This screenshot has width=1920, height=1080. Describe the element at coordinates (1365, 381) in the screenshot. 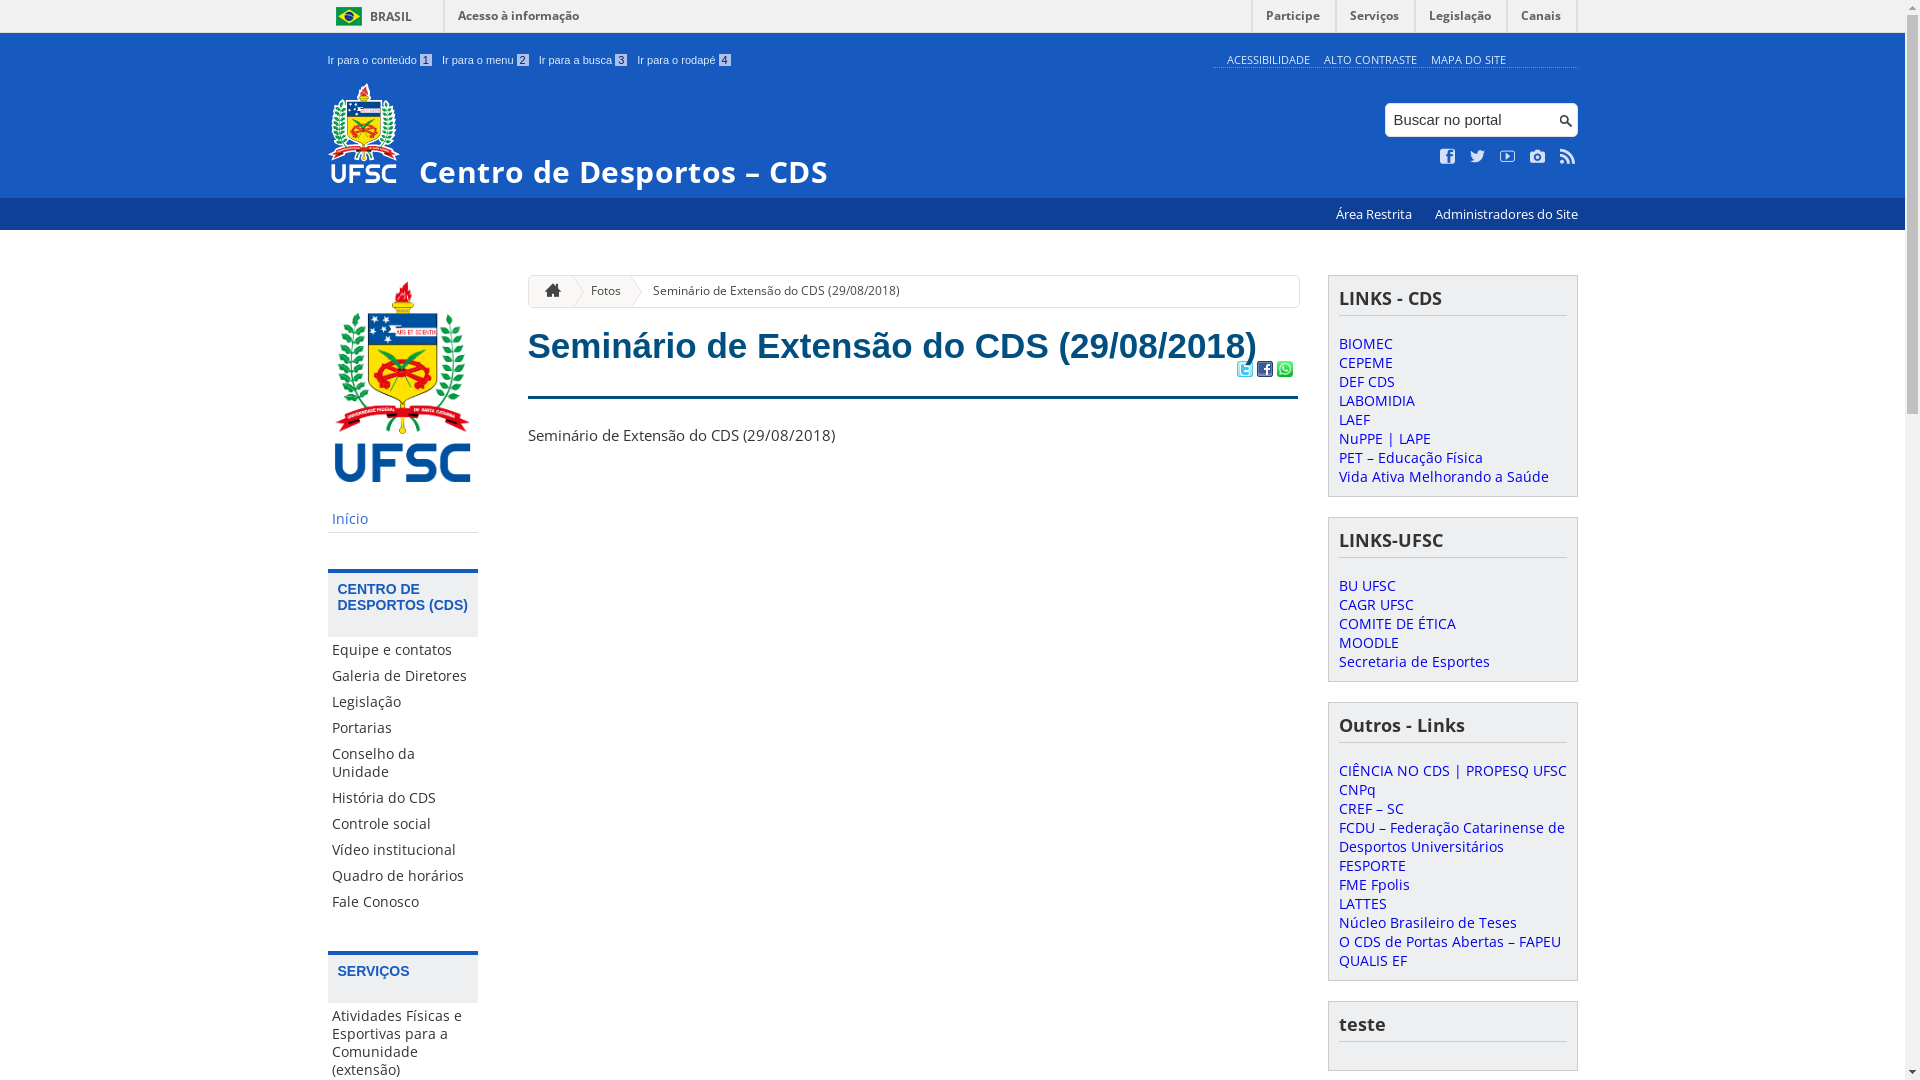

I see `'DEF CDS'` at that location.